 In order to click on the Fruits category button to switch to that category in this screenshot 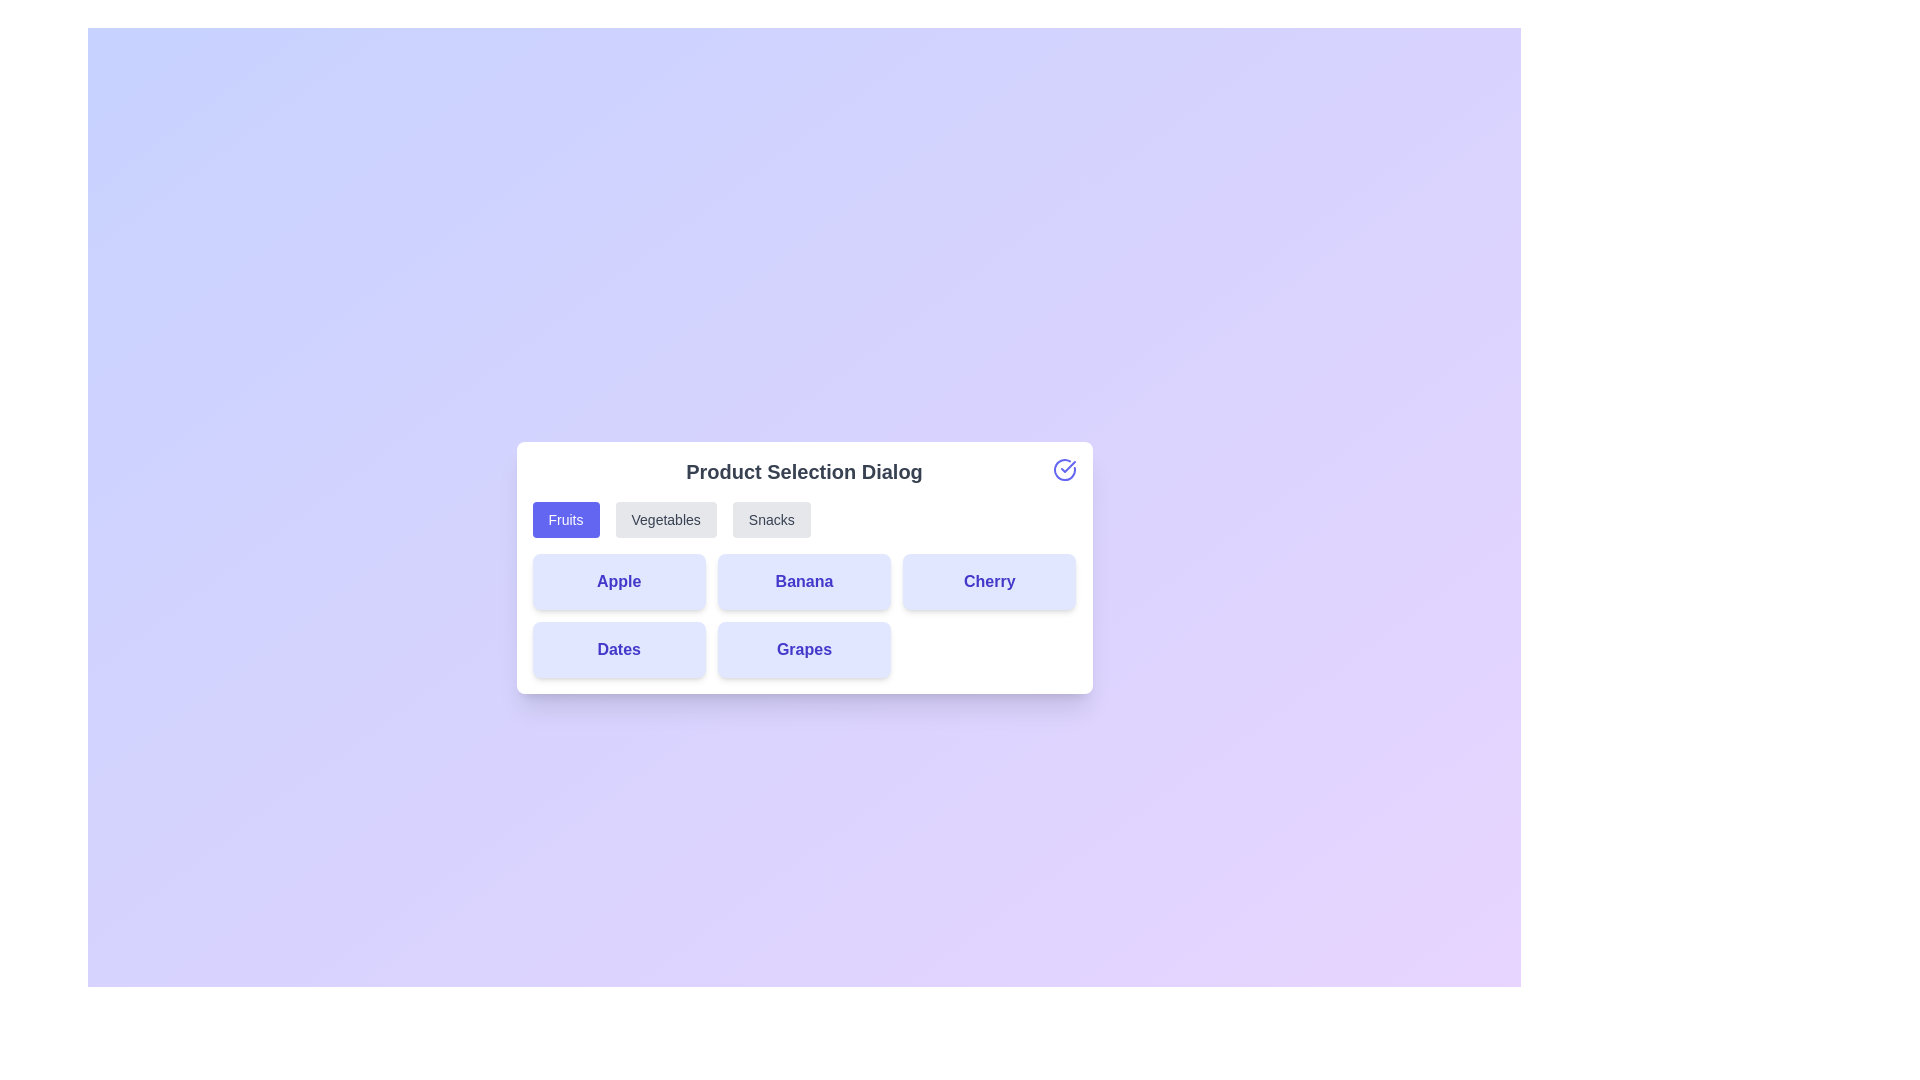, I will do `click(565, 519)`.